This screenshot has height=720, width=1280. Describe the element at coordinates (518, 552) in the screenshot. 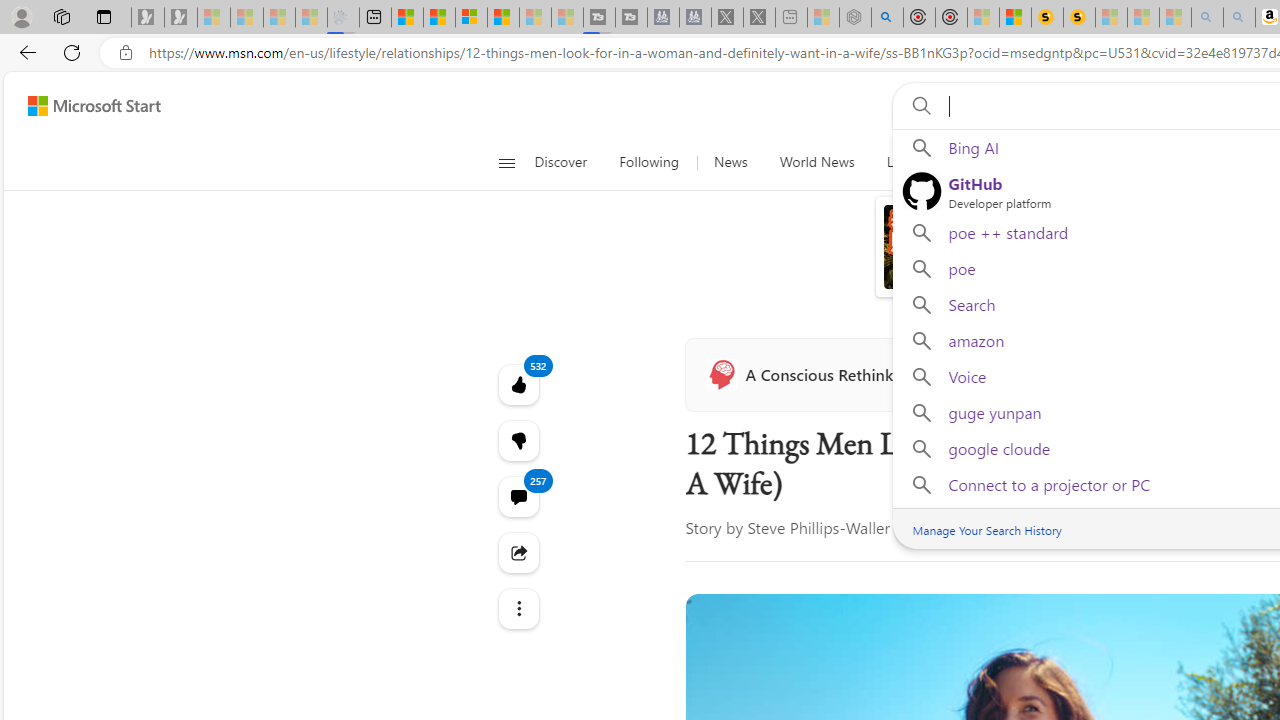

I see `'Share this story'` at that location.